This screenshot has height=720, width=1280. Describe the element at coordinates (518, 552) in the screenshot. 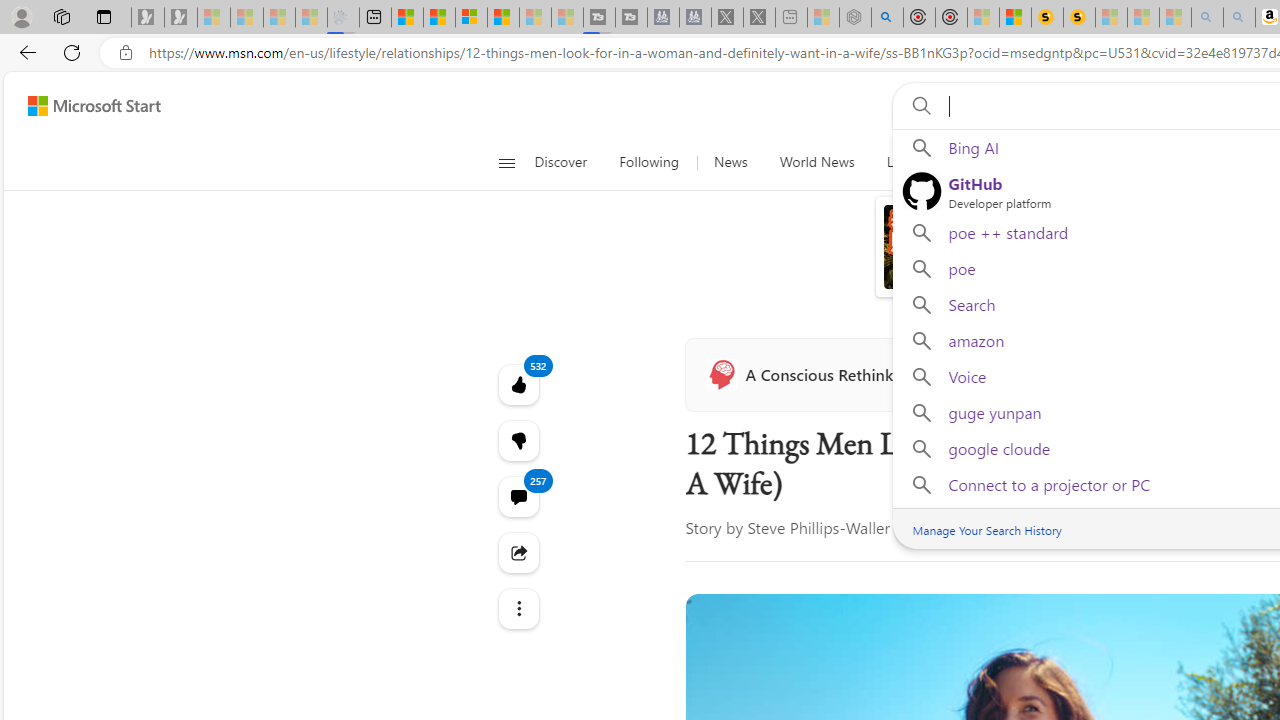

I see `'Share this story'` at that location.